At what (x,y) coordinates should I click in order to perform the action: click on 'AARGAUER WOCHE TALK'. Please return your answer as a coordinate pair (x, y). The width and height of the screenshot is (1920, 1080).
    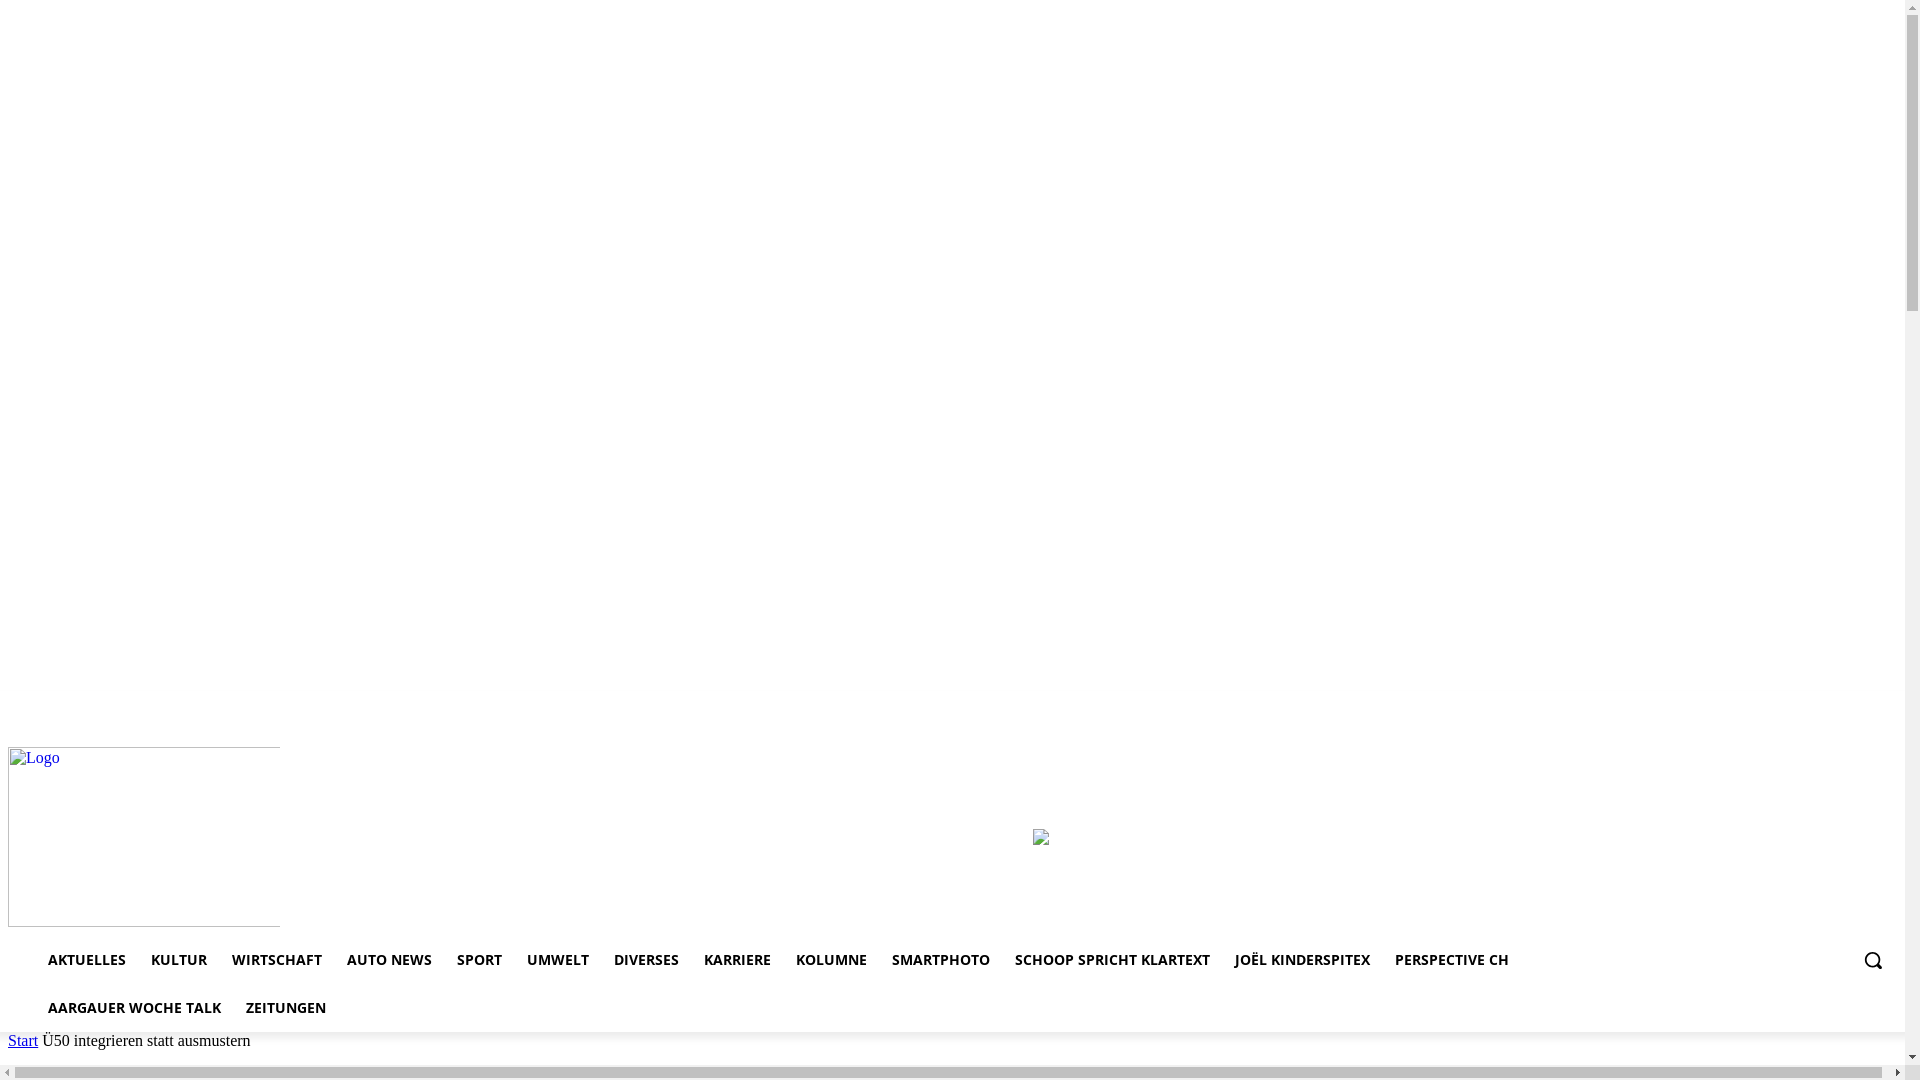
    Looking at the image, I should click on (133, 1007).